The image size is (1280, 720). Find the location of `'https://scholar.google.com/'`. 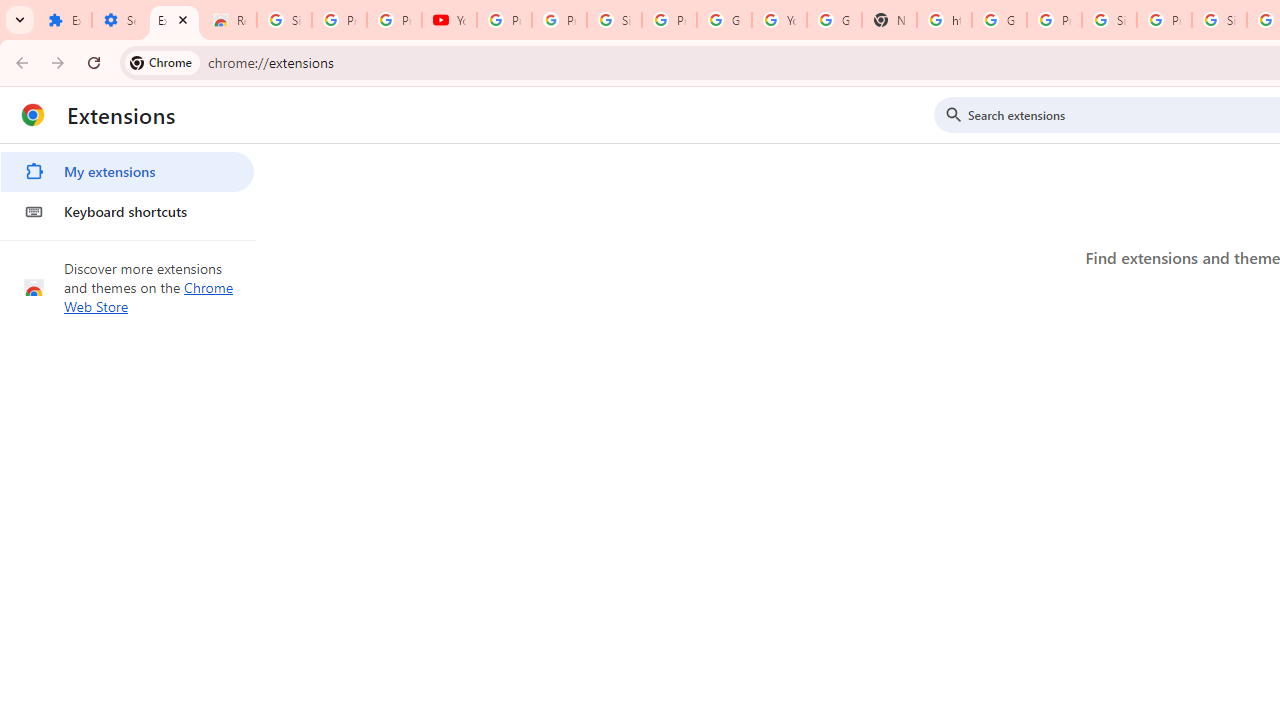

'https://scholar.google.com/' is located at coordinates (943, 20).